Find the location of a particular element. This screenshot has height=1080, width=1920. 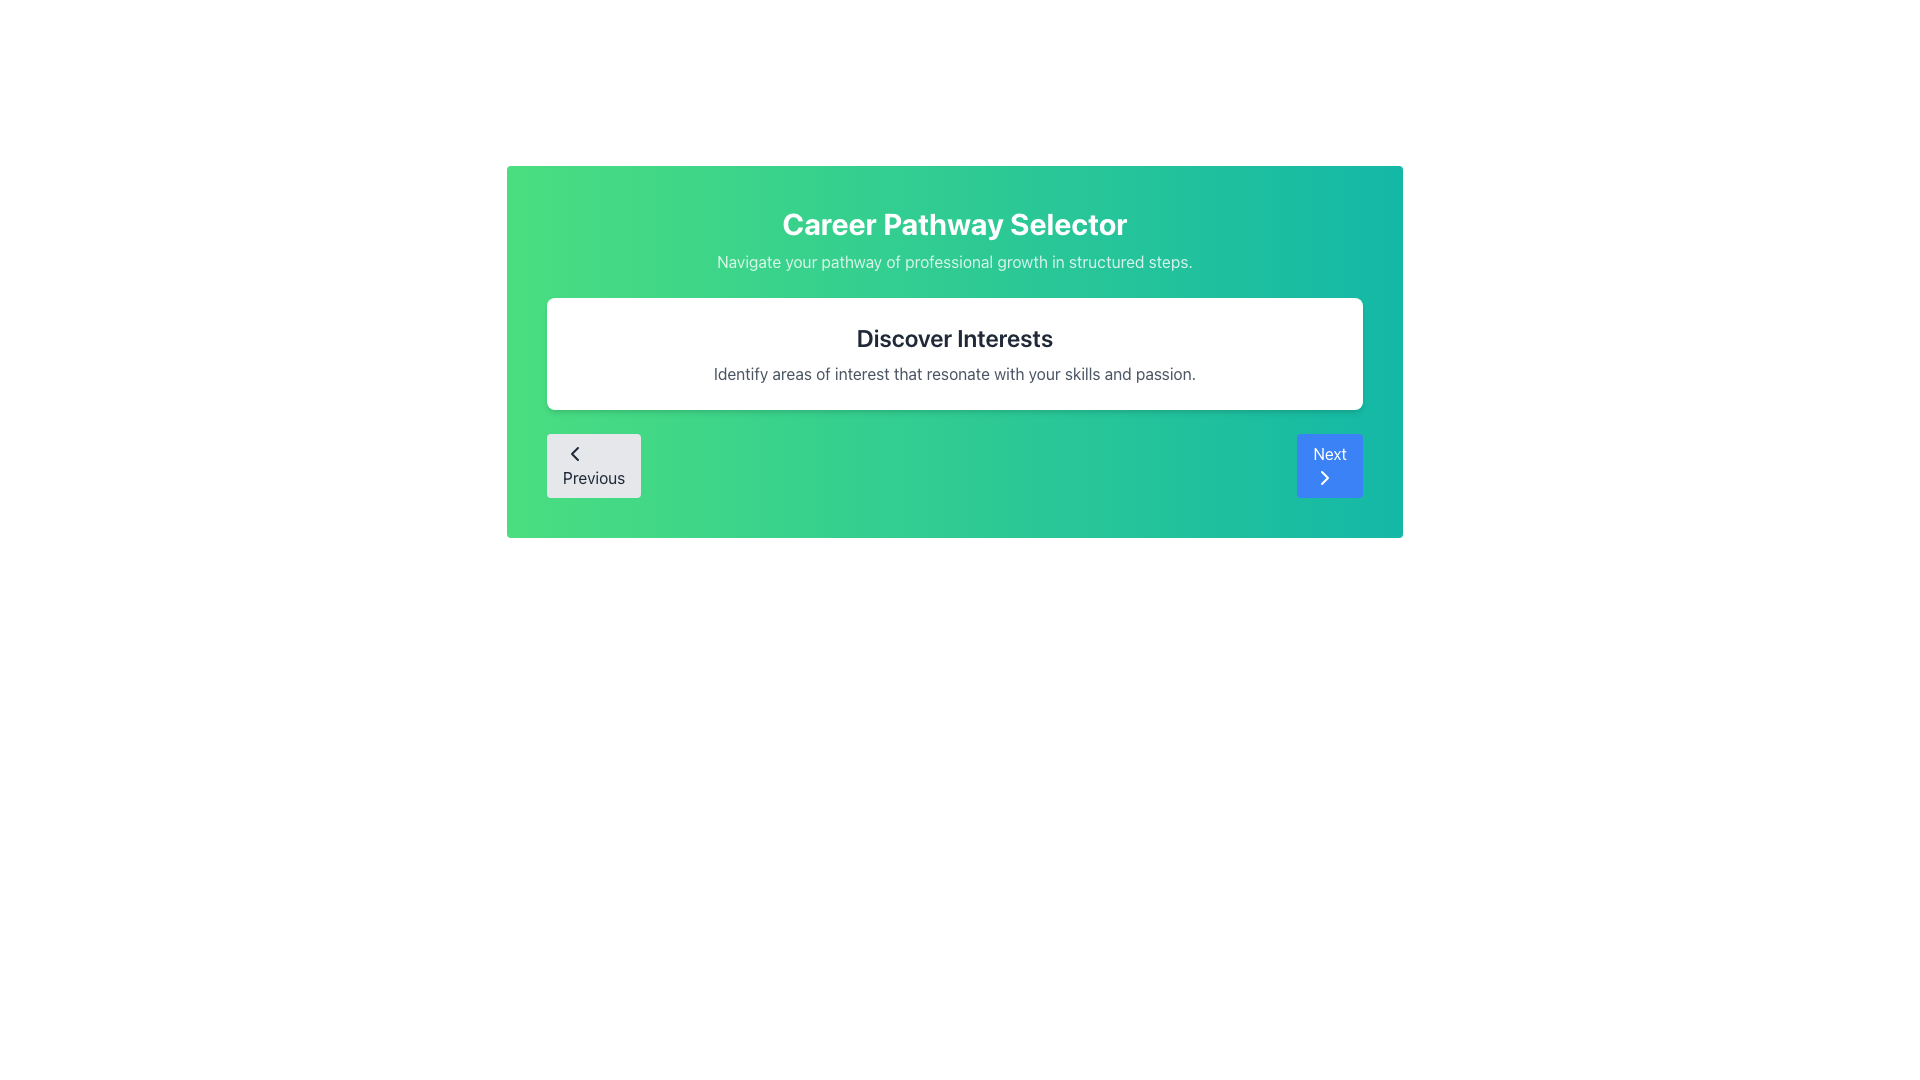

the 'Next' button, which is a rectangular button with rounded corners, a blue background, and white text displaying 'Next' is located at coordinates (1330, 466).